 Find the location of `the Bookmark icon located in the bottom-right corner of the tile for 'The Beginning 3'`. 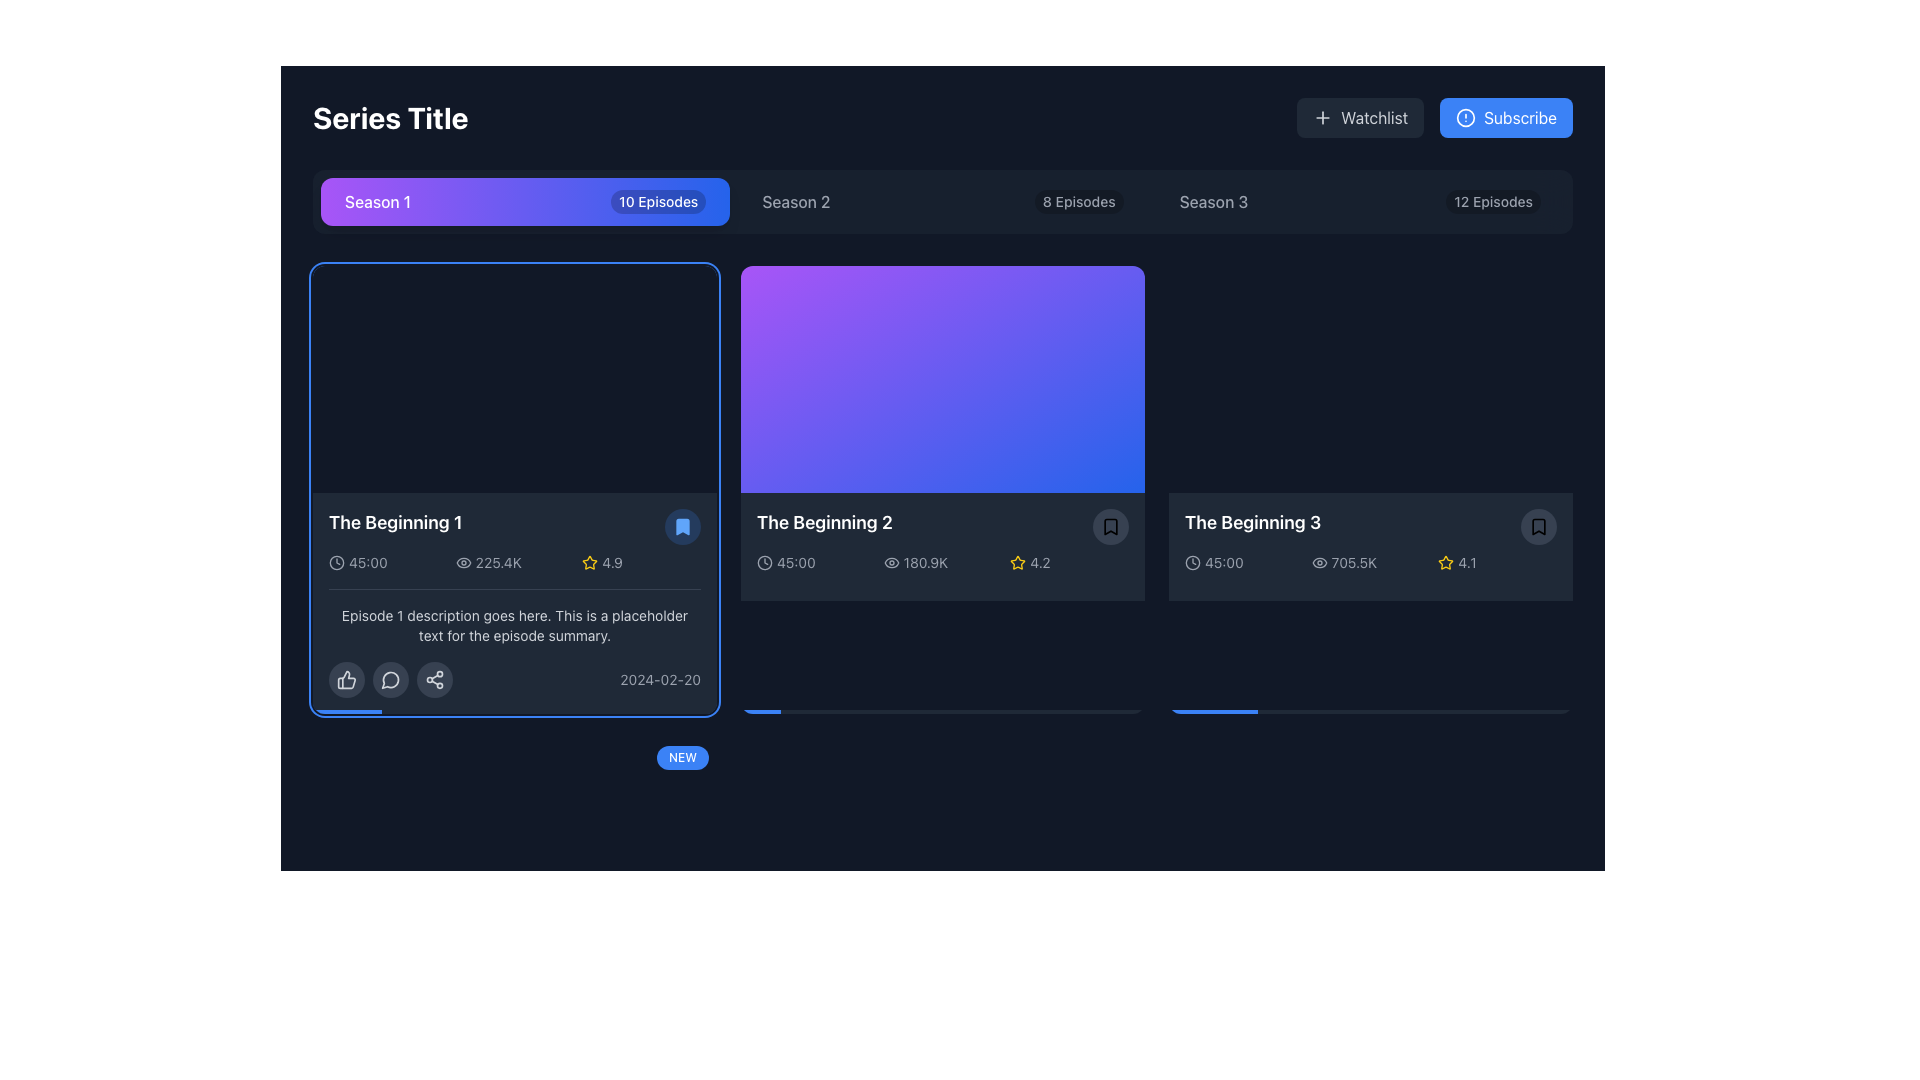

the Bookmark icon located in the bottom-right corner of the tile for 'The Beginning 3' is located at coordinates (1538, 526).